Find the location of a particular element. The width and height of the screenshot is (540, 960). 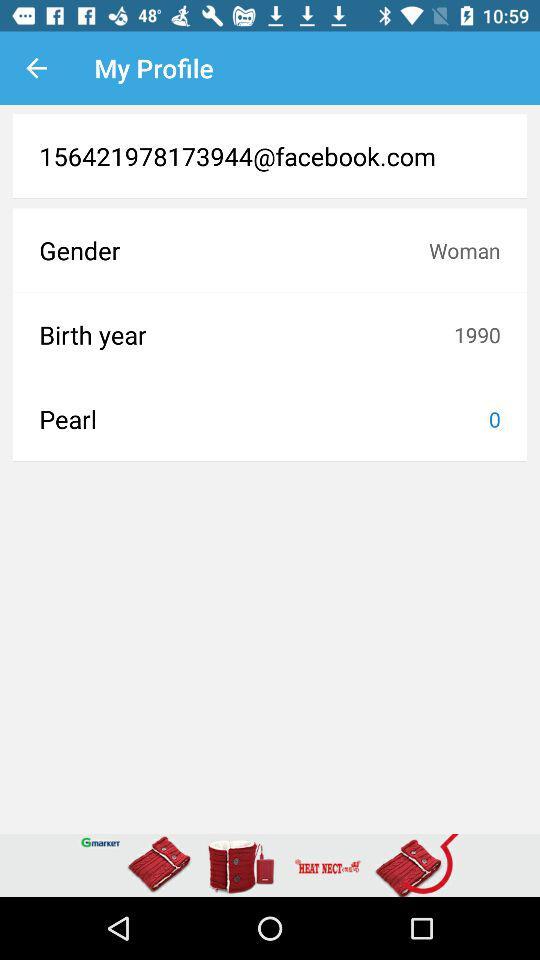

icon to the left of 1990 icon is located at coordinates (246, 334).